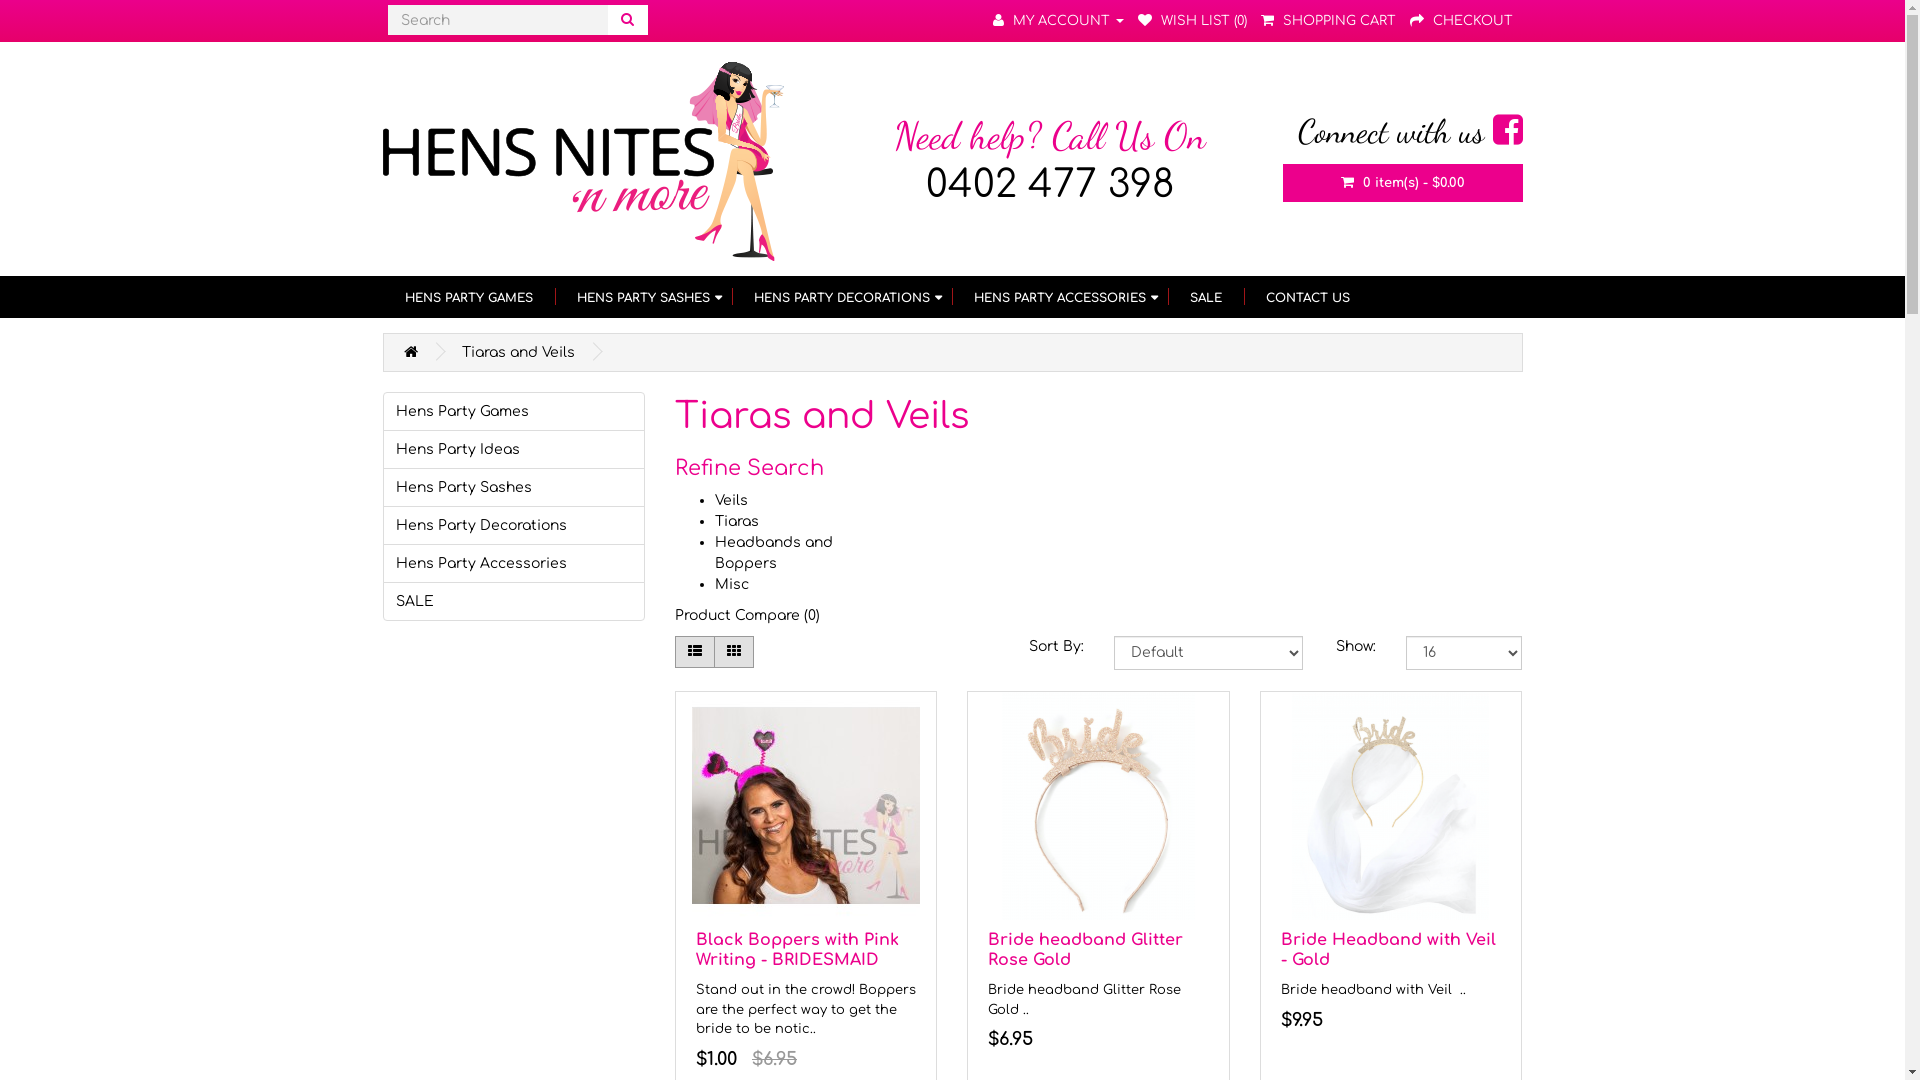 Image resolution: width=1920 pixels, height=1080 pixels. Describe the element at coordinates (730, 297) in the screenshot. I see `'HENS PARTY DECORATIONS'` at that location.